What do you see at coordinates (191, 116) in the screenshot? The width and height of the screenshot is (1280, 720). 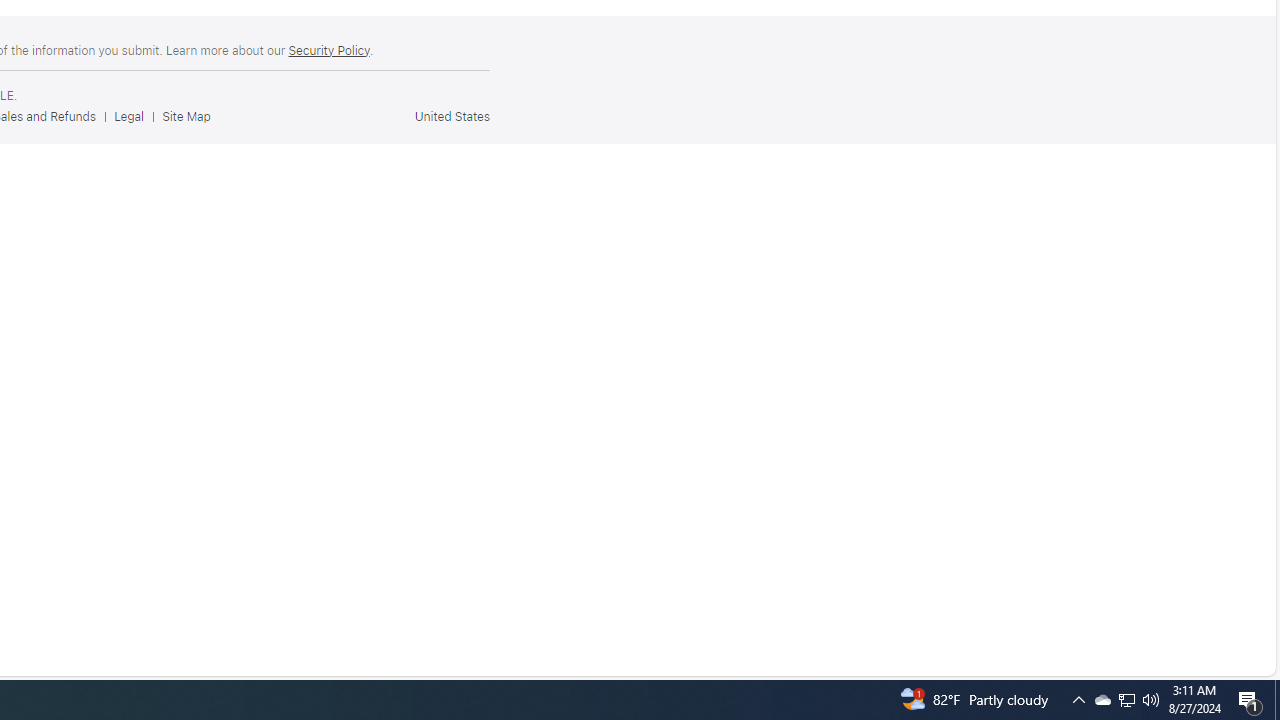 I see `'Site Map'` at bounding box center [191, 116].